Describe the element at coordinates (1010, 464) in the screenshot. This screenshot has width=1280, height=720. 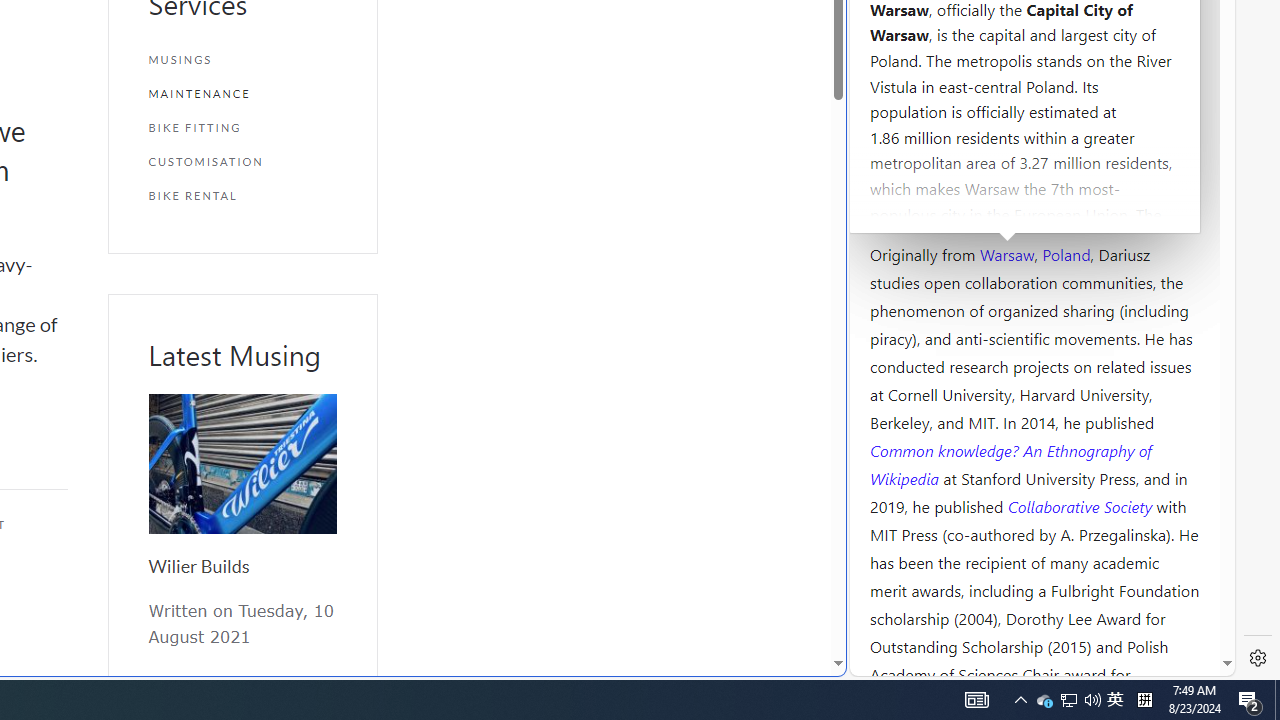
I see `'Common knowledge? An Ethnography of Wikipedia'` at that location.